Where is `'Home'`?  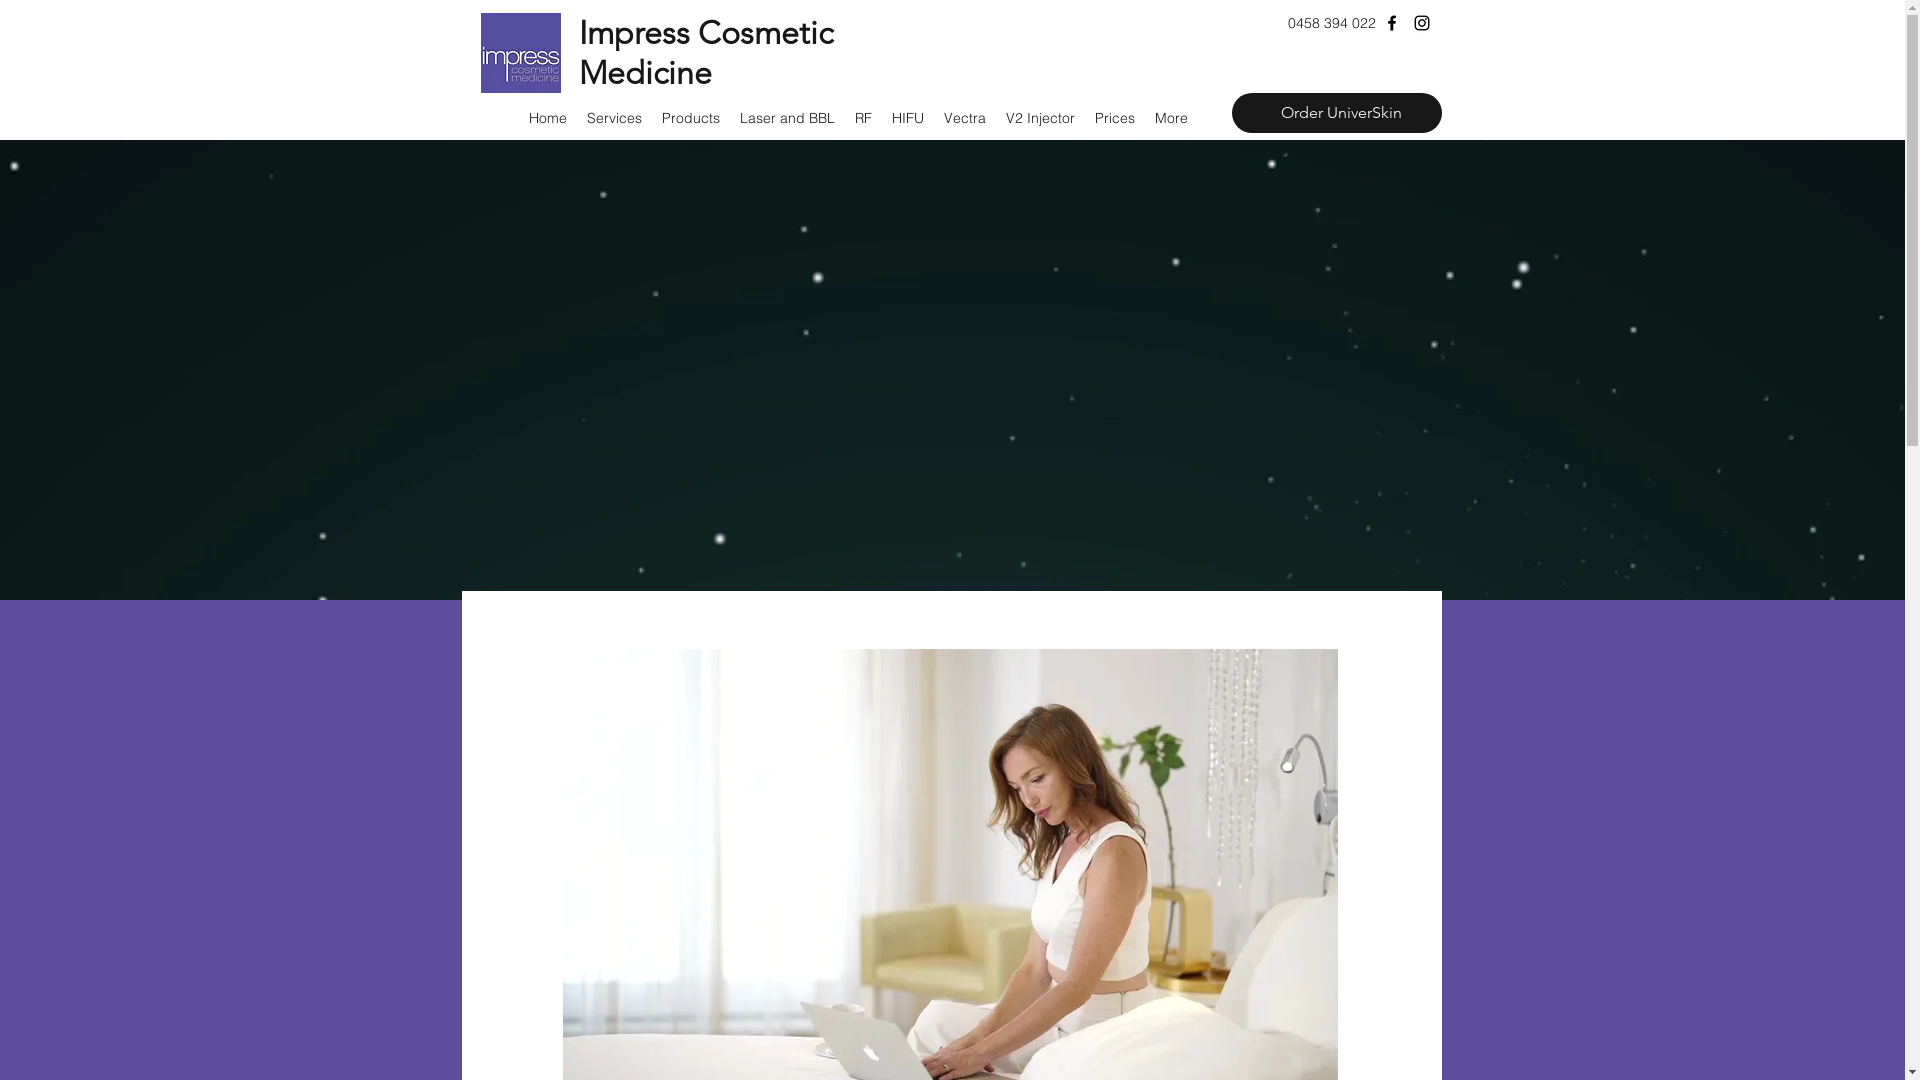
'Home' is located at coordinates (518, 118).